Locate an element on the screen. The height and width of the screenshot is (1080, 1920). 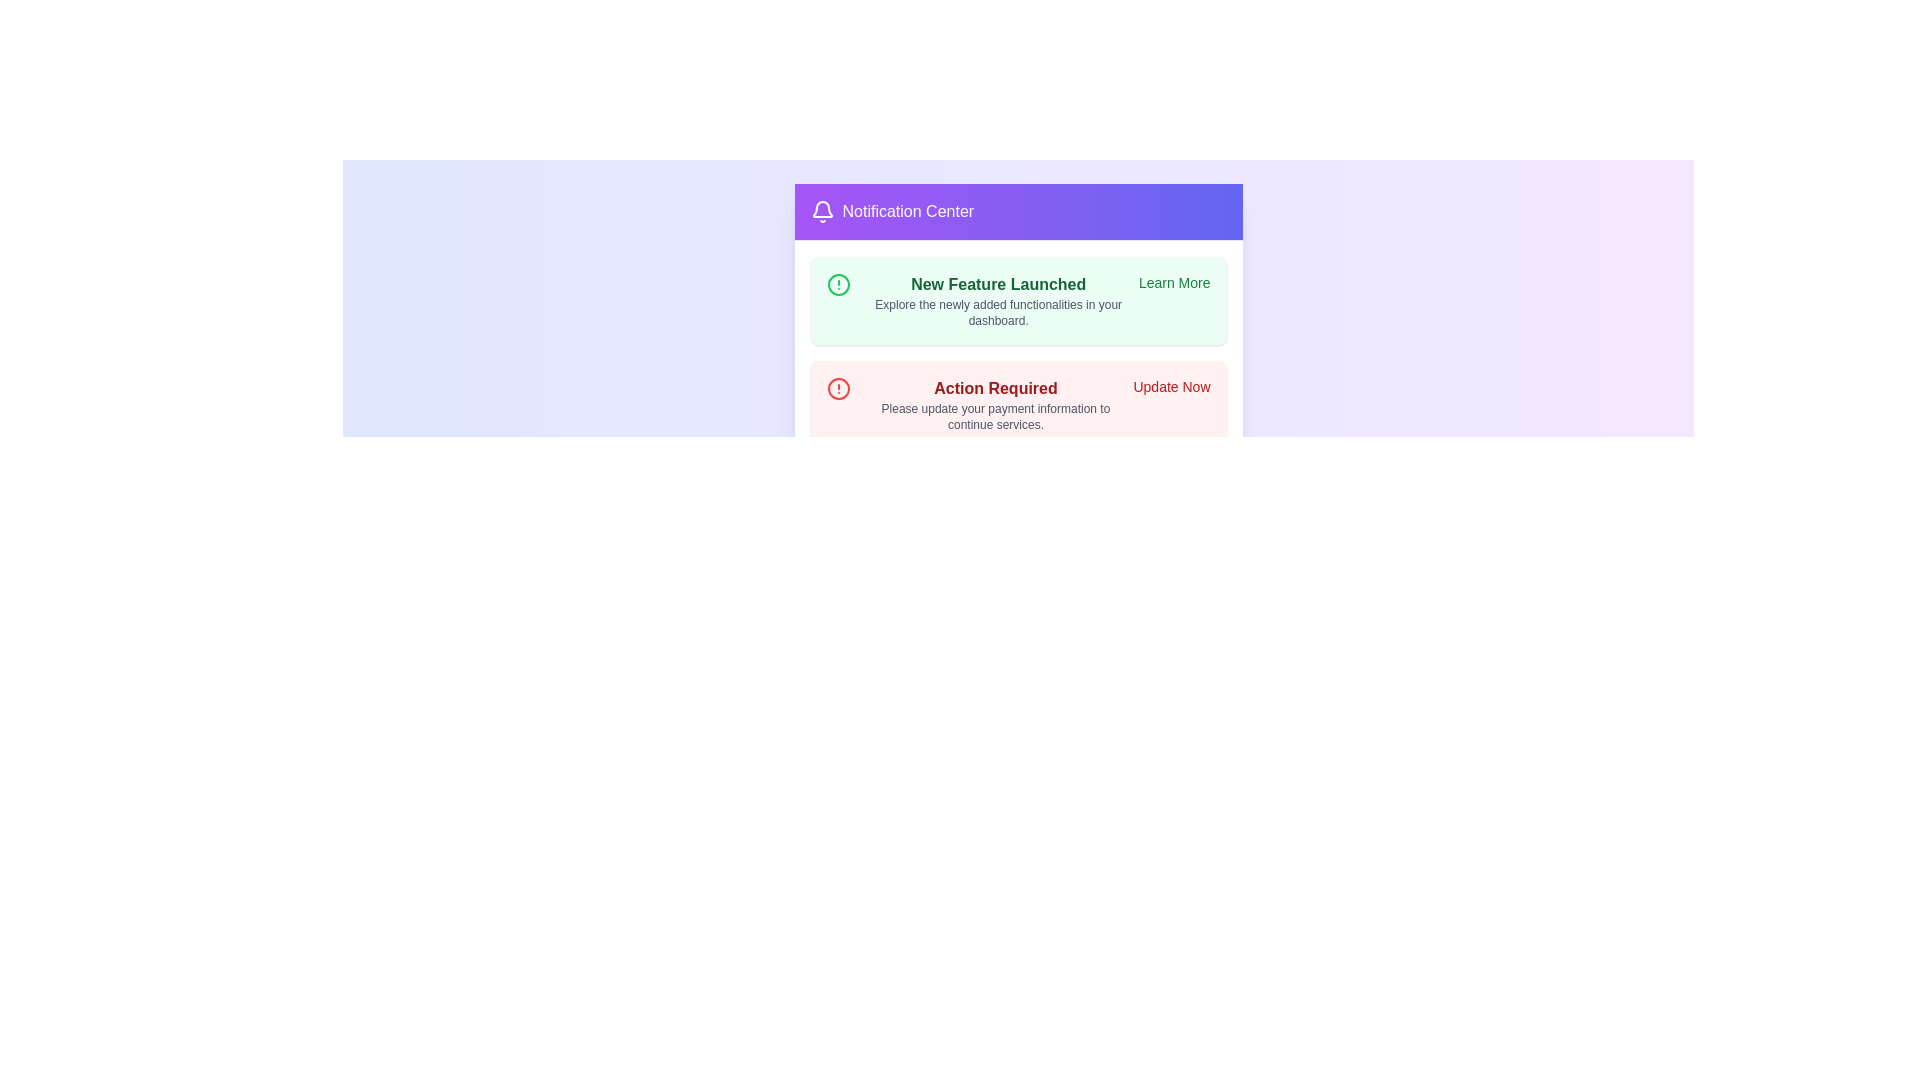
the text label that serves as a headline for the notification, located at the top of the red-highlighted notification block, above the description text 'Please update your payment information to continue services.' is located at coordinates (995, 389).